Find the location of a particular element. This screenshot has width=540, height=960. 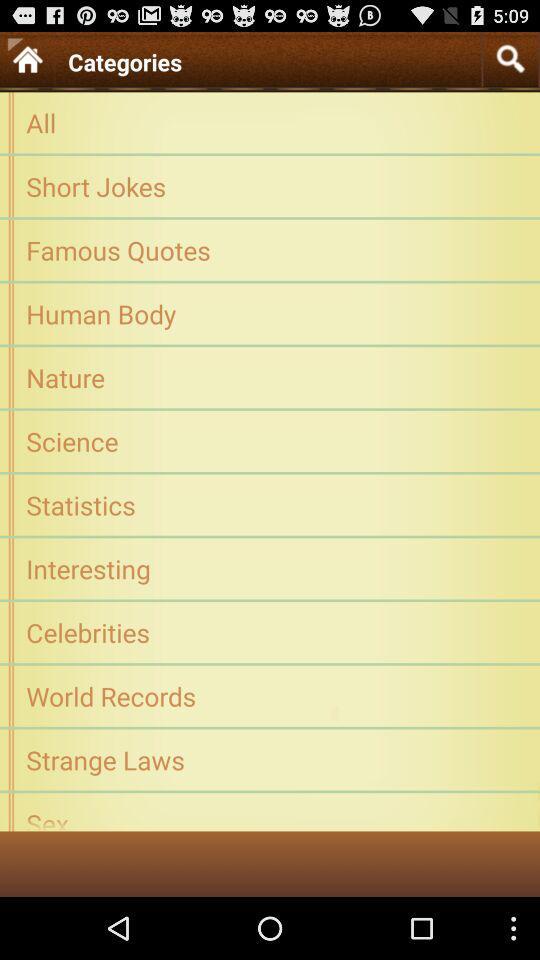

world records icon is located at coordinates (270, 696).